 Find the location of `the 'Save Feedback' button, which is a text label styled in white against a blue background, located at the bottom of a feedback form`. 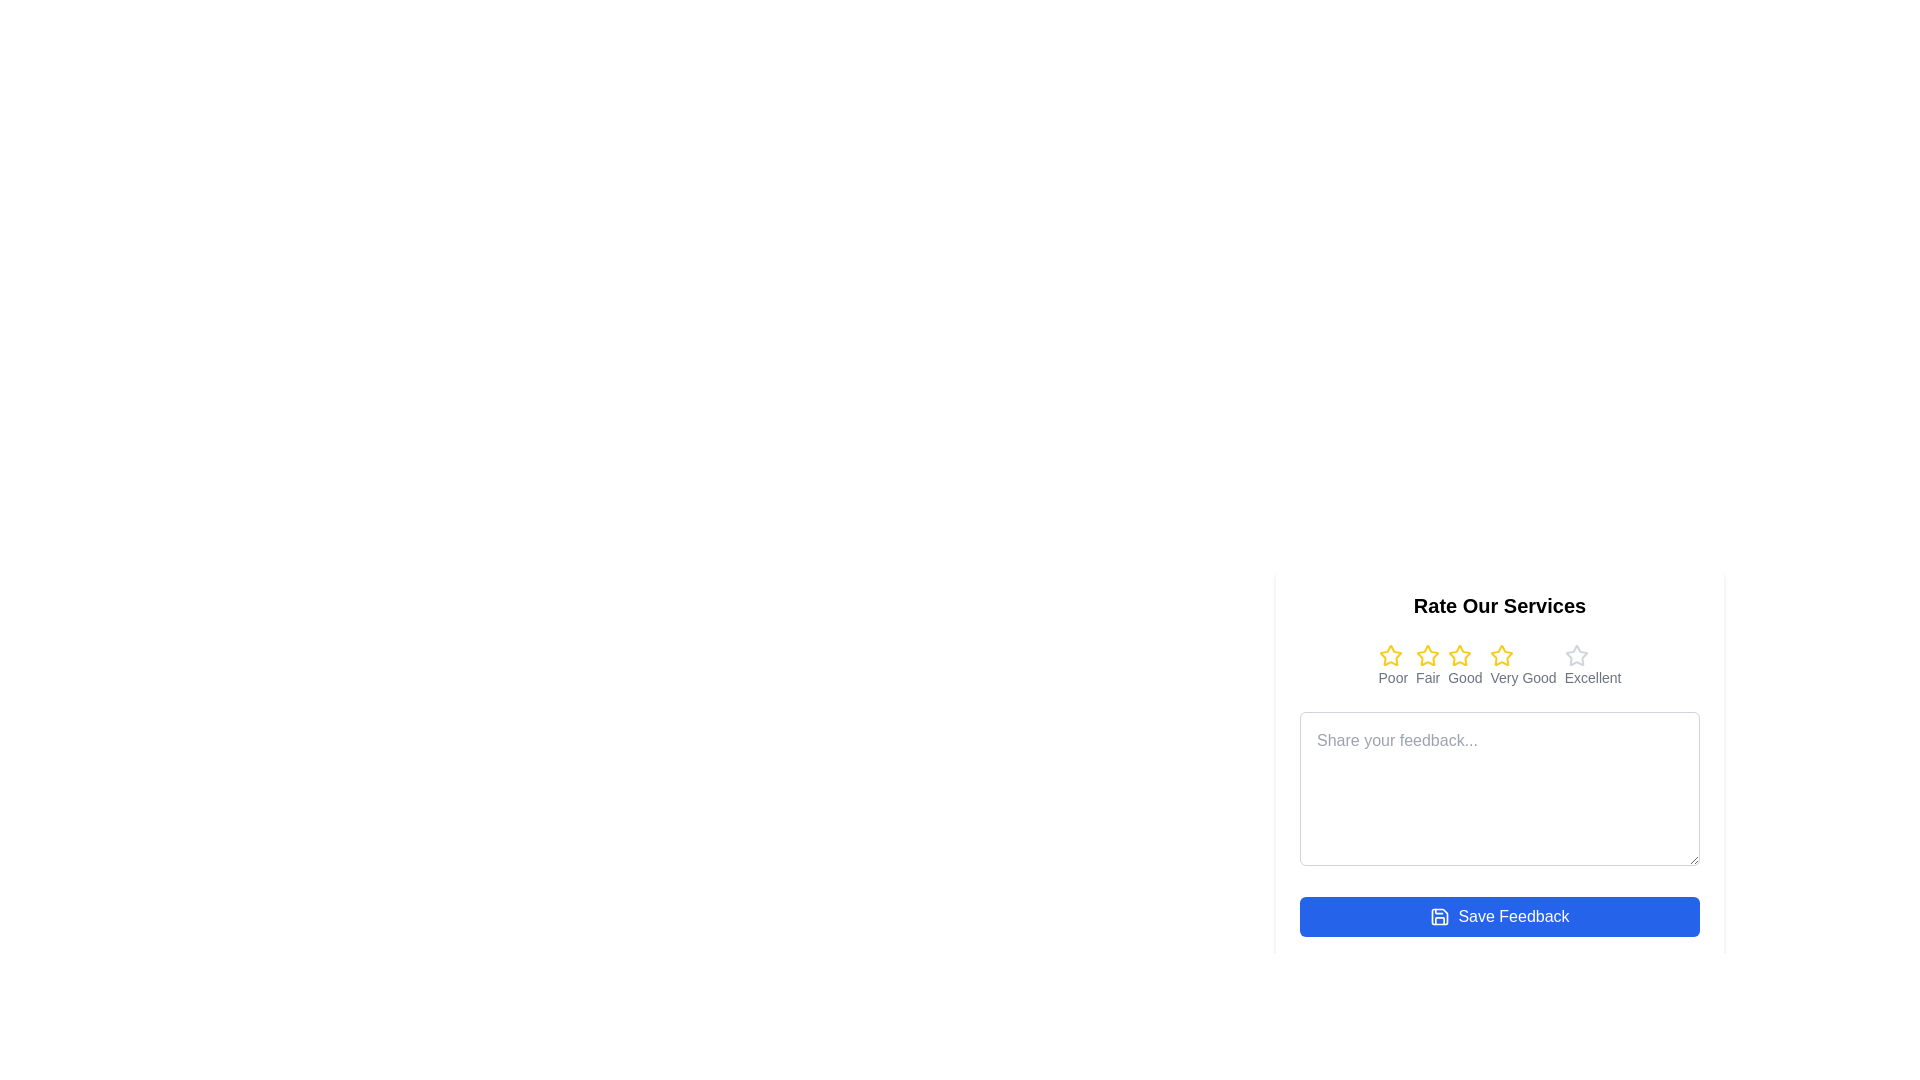

the 'Save Feedback' button, which is a text label styled in white against a blue background, located at the bottom of a feedback form is located at coordinates (1513, 917).